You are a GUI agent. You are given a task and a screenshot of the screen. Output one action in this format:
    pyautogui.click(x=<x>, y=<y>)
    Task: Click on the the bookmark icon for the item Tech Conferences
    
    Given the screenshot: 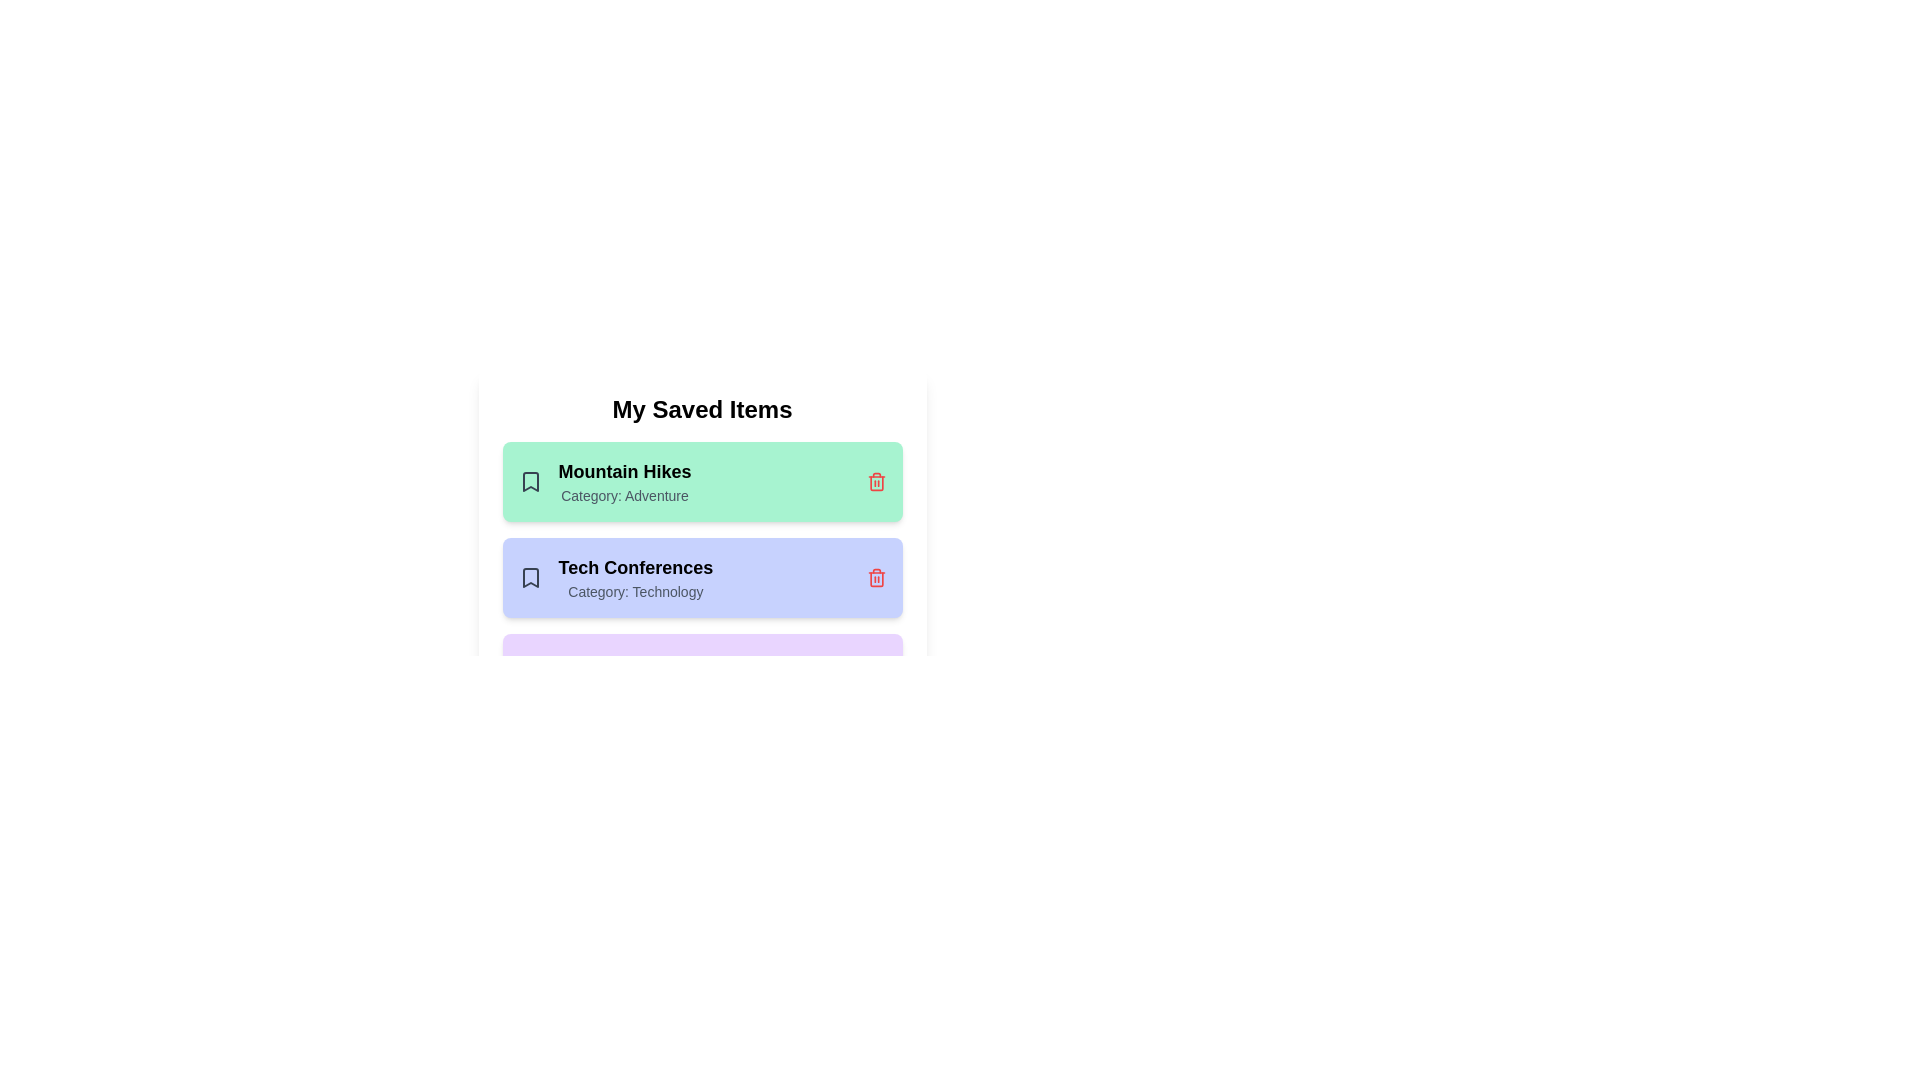 What is the action you would take?
    pyautogui.click(x=530, y=578)
    